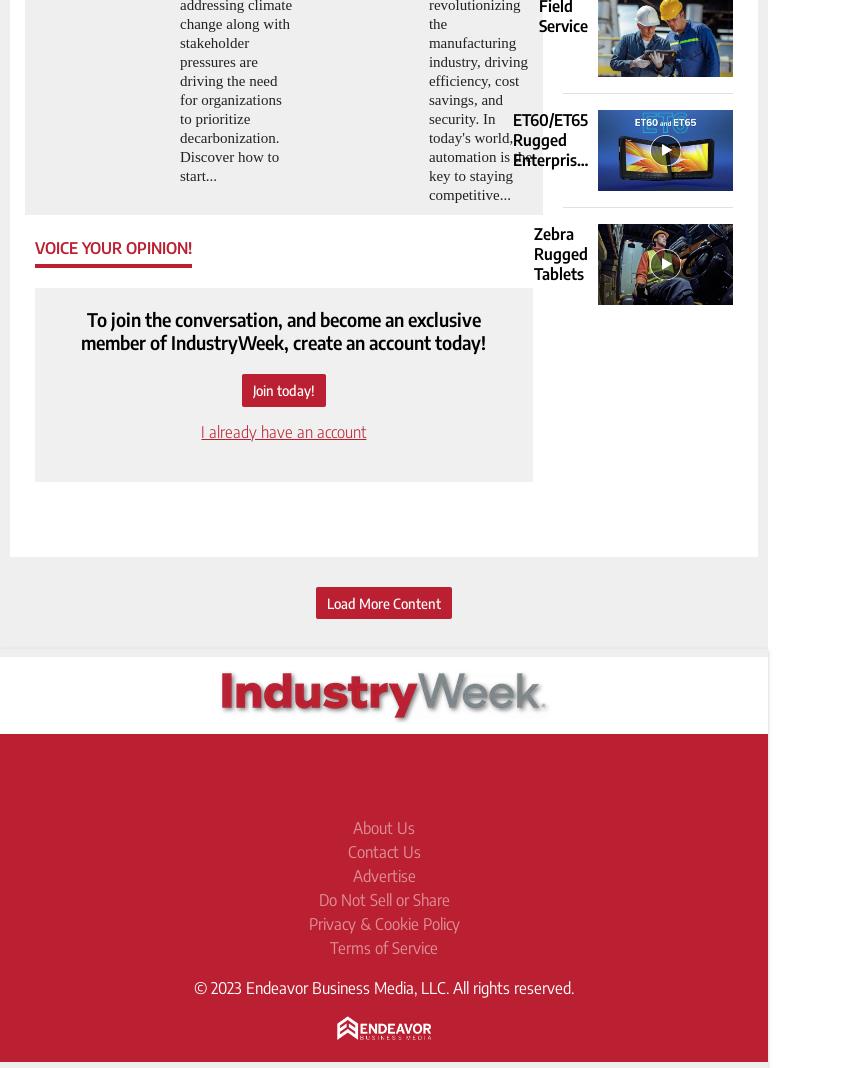 Image resolution: width=863 pixels, height=1068 pixels. What do you see at coordinates (561, 253) in the screenshot?
I see `'Zebra Rugged Tablets'` at bounding box center [561, 253].